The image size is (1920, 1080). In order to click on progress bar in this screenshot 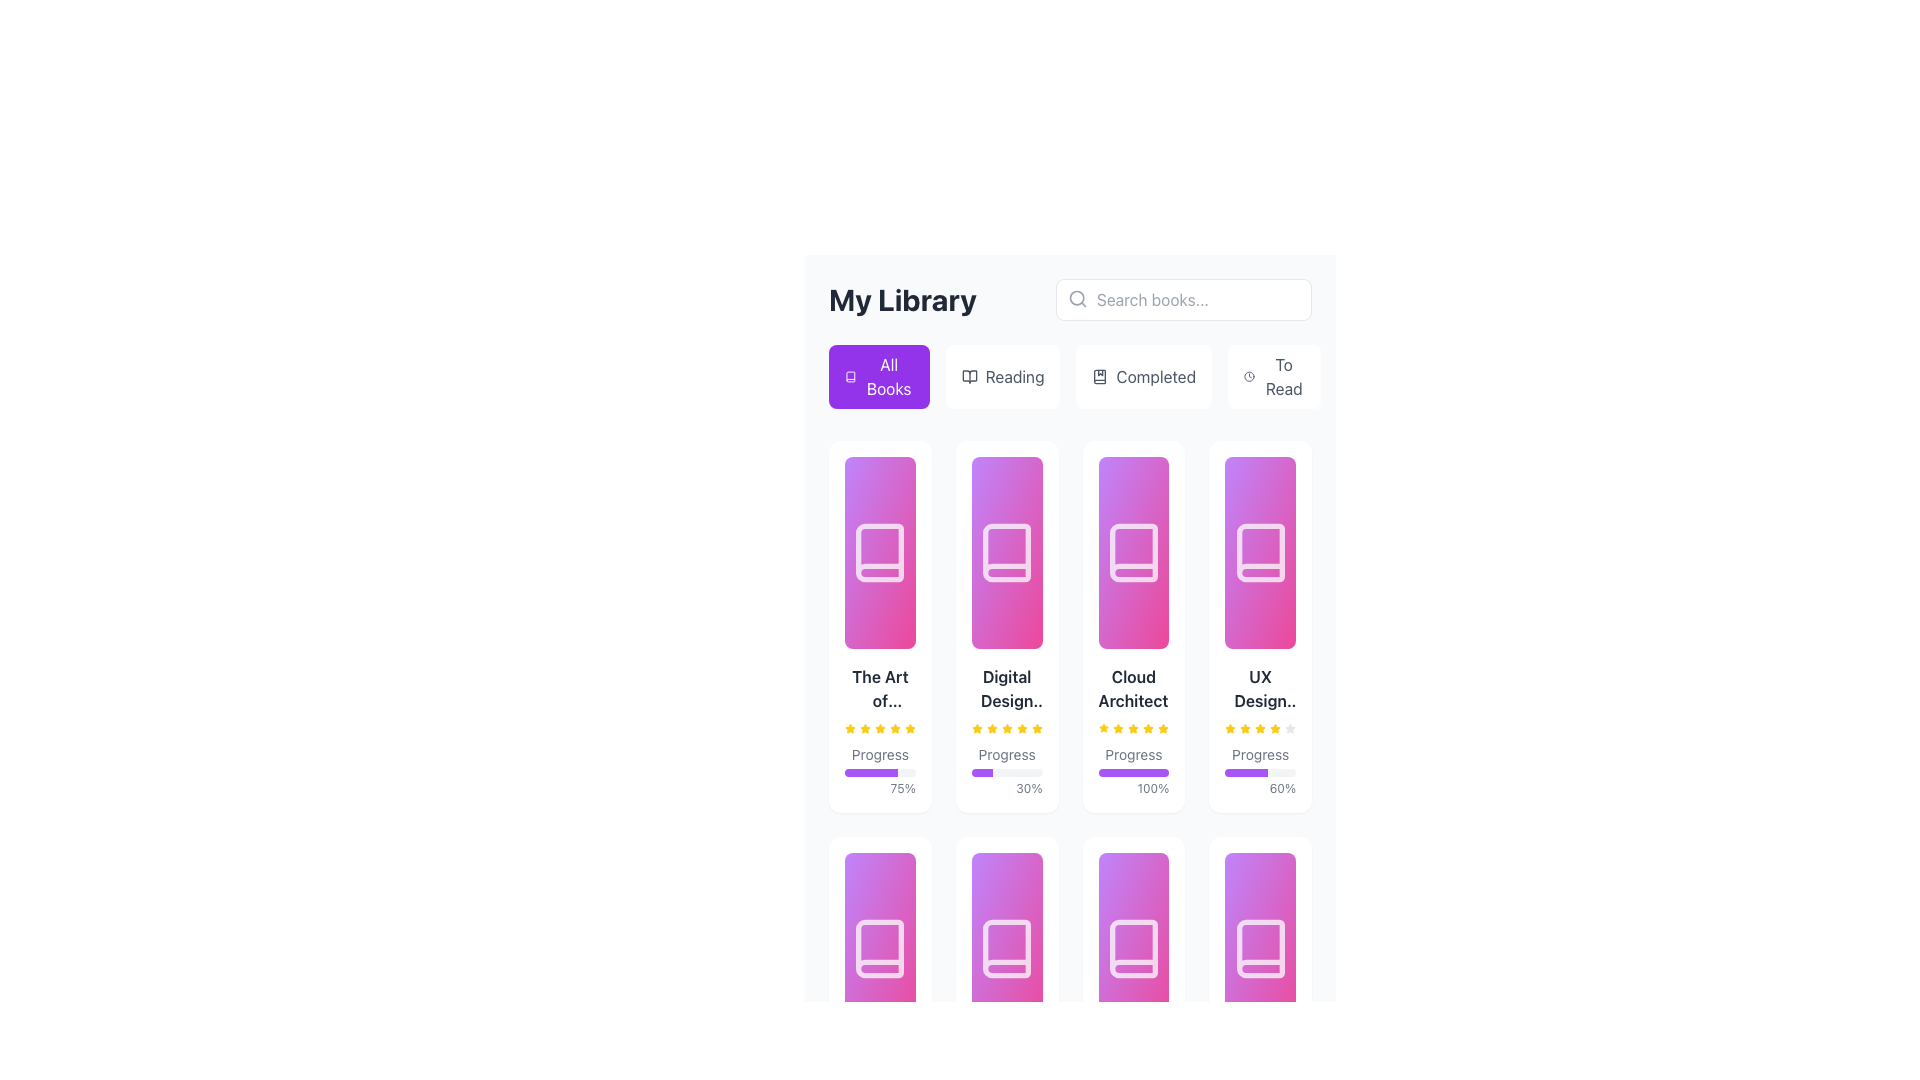, I will do `click(892, 771)`.